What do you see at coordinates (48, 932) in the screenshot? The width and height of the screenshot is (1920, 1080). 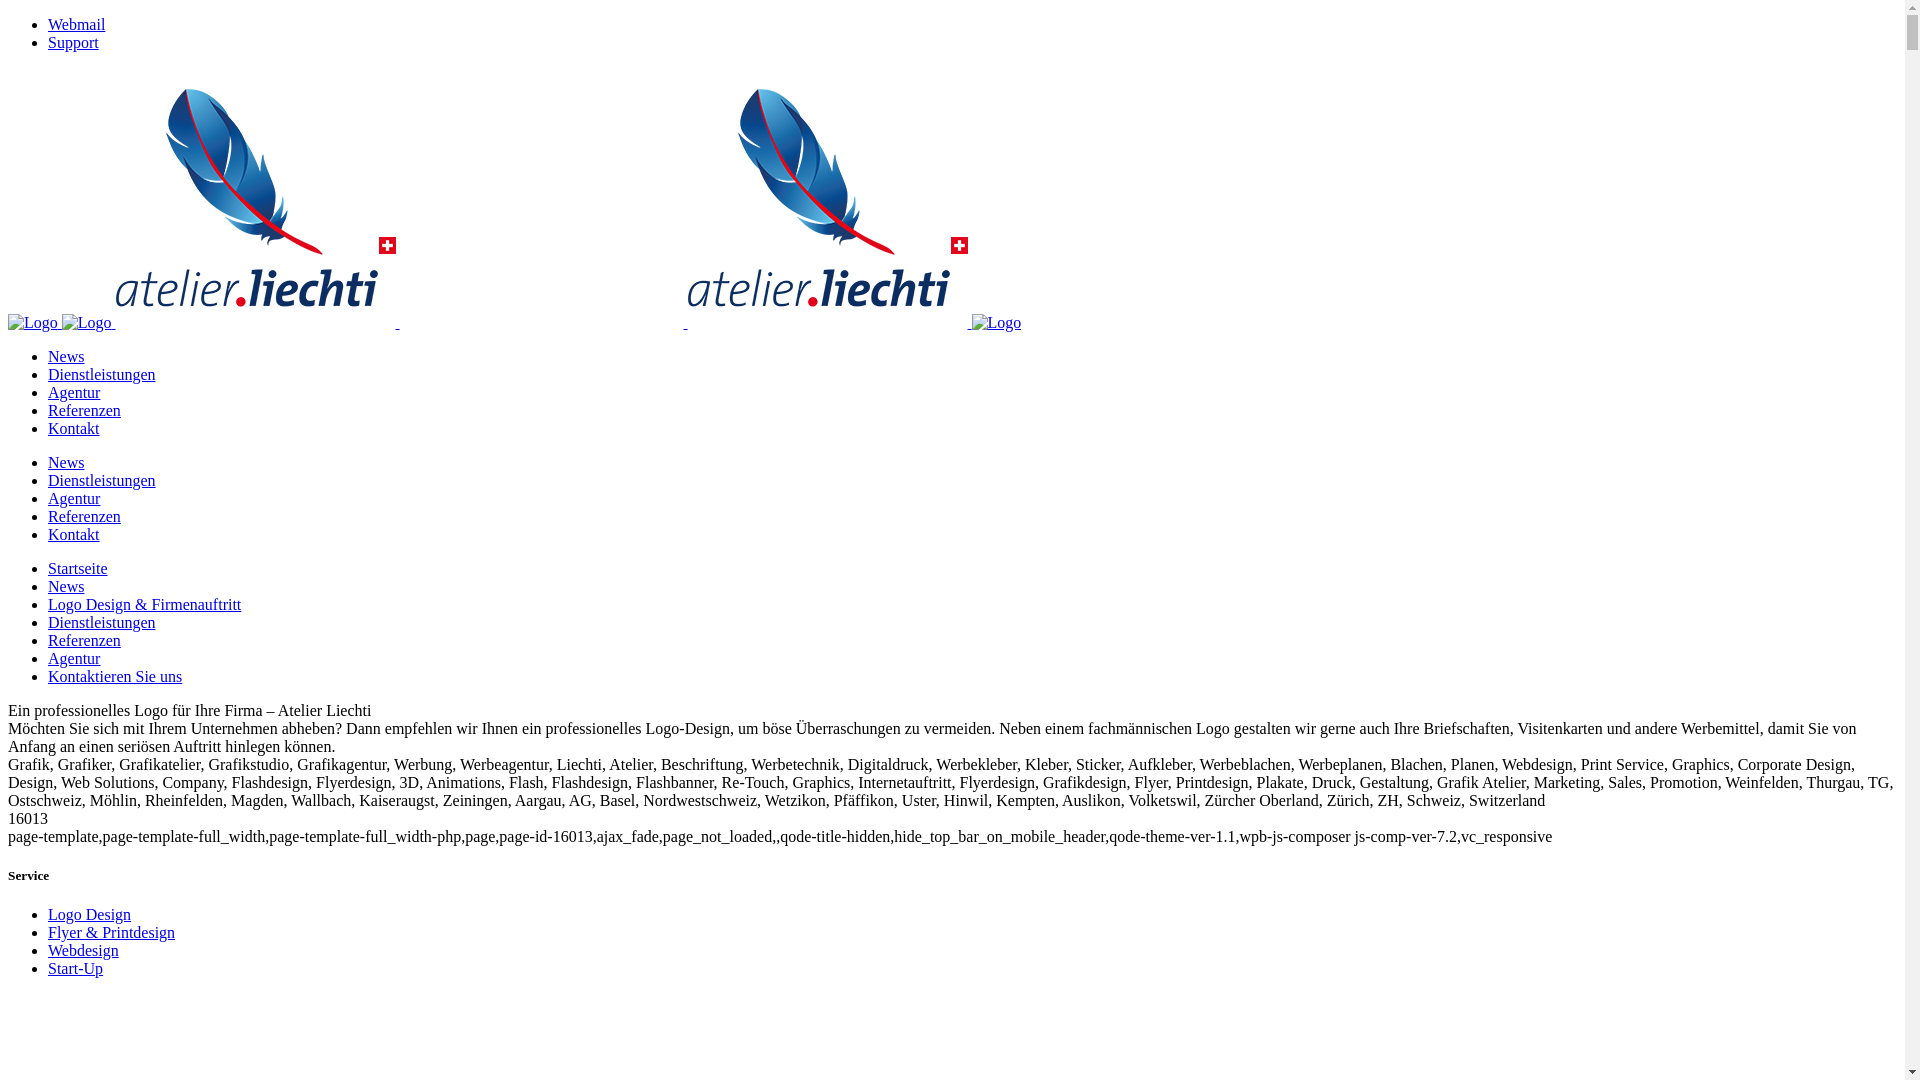 I see `'Flyer & Printdesign'` at bounding box center [48, 932].